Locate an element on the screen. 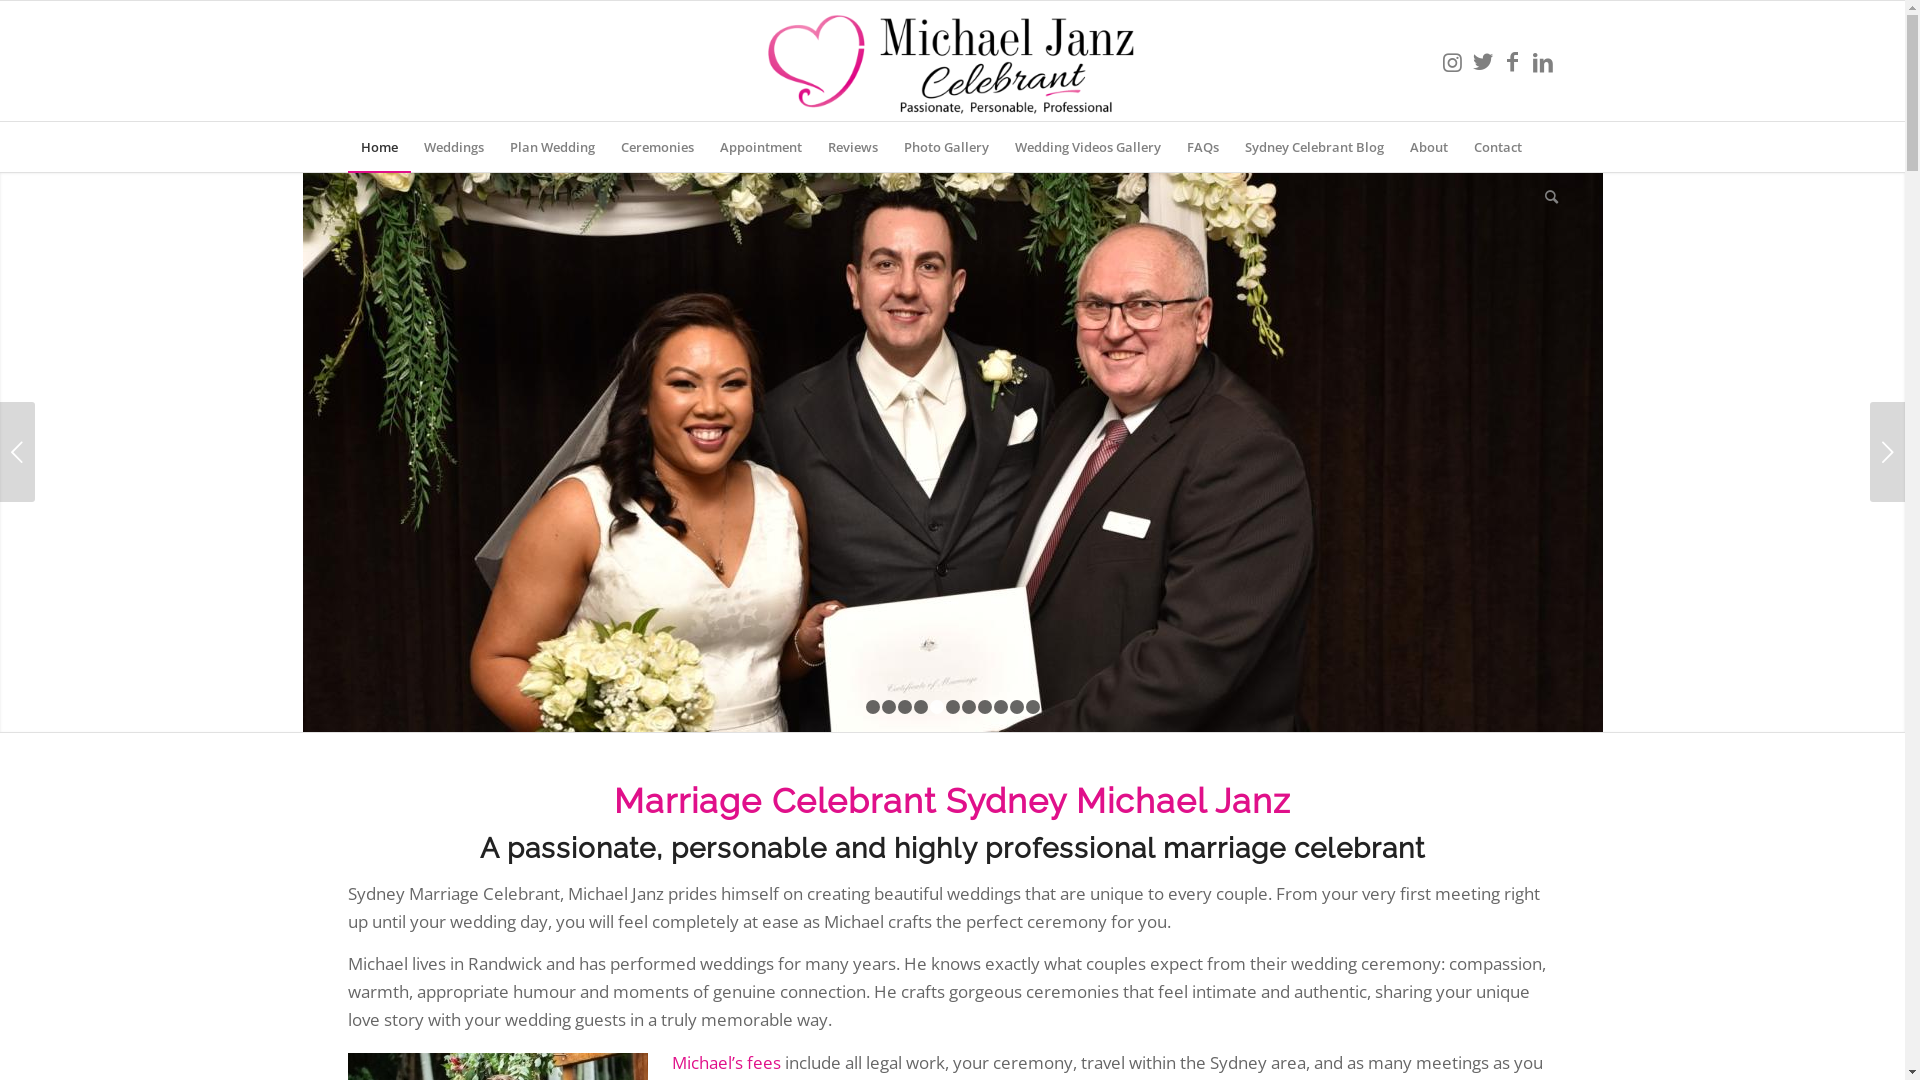  'Instagram' is located at coordinates (1453, 60).